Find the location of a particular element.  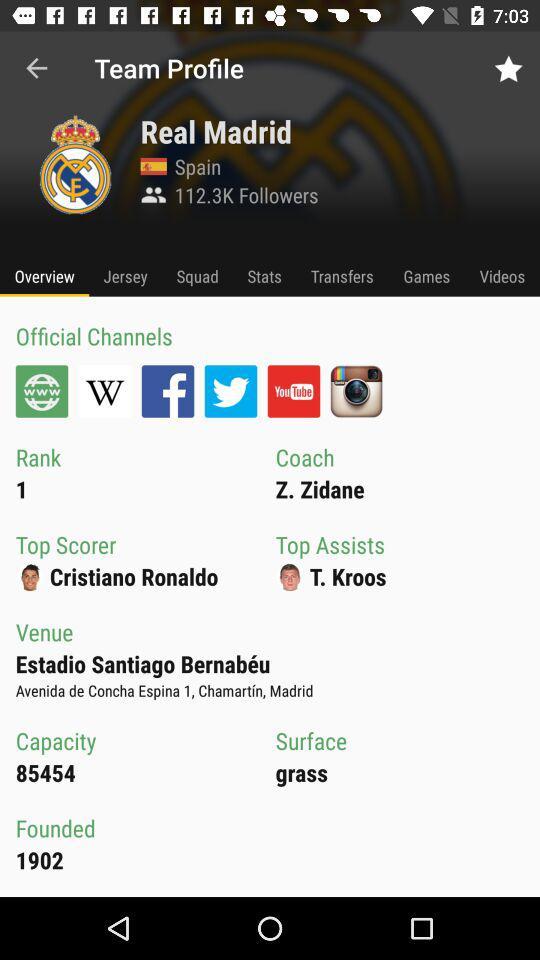

your official channel is located at coordinates (42, 390).